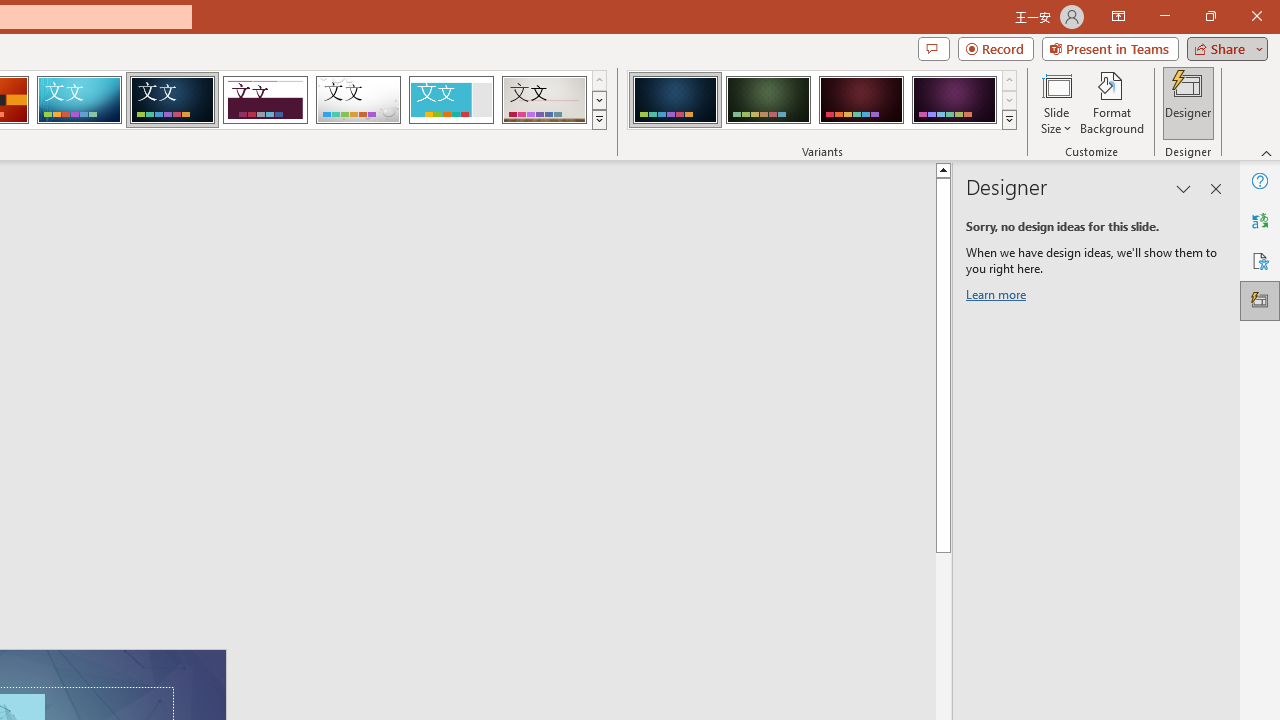  Describe the element at coordinates (767, 100) in the screenshot. I see `'Damask Variant 2'` at that location.